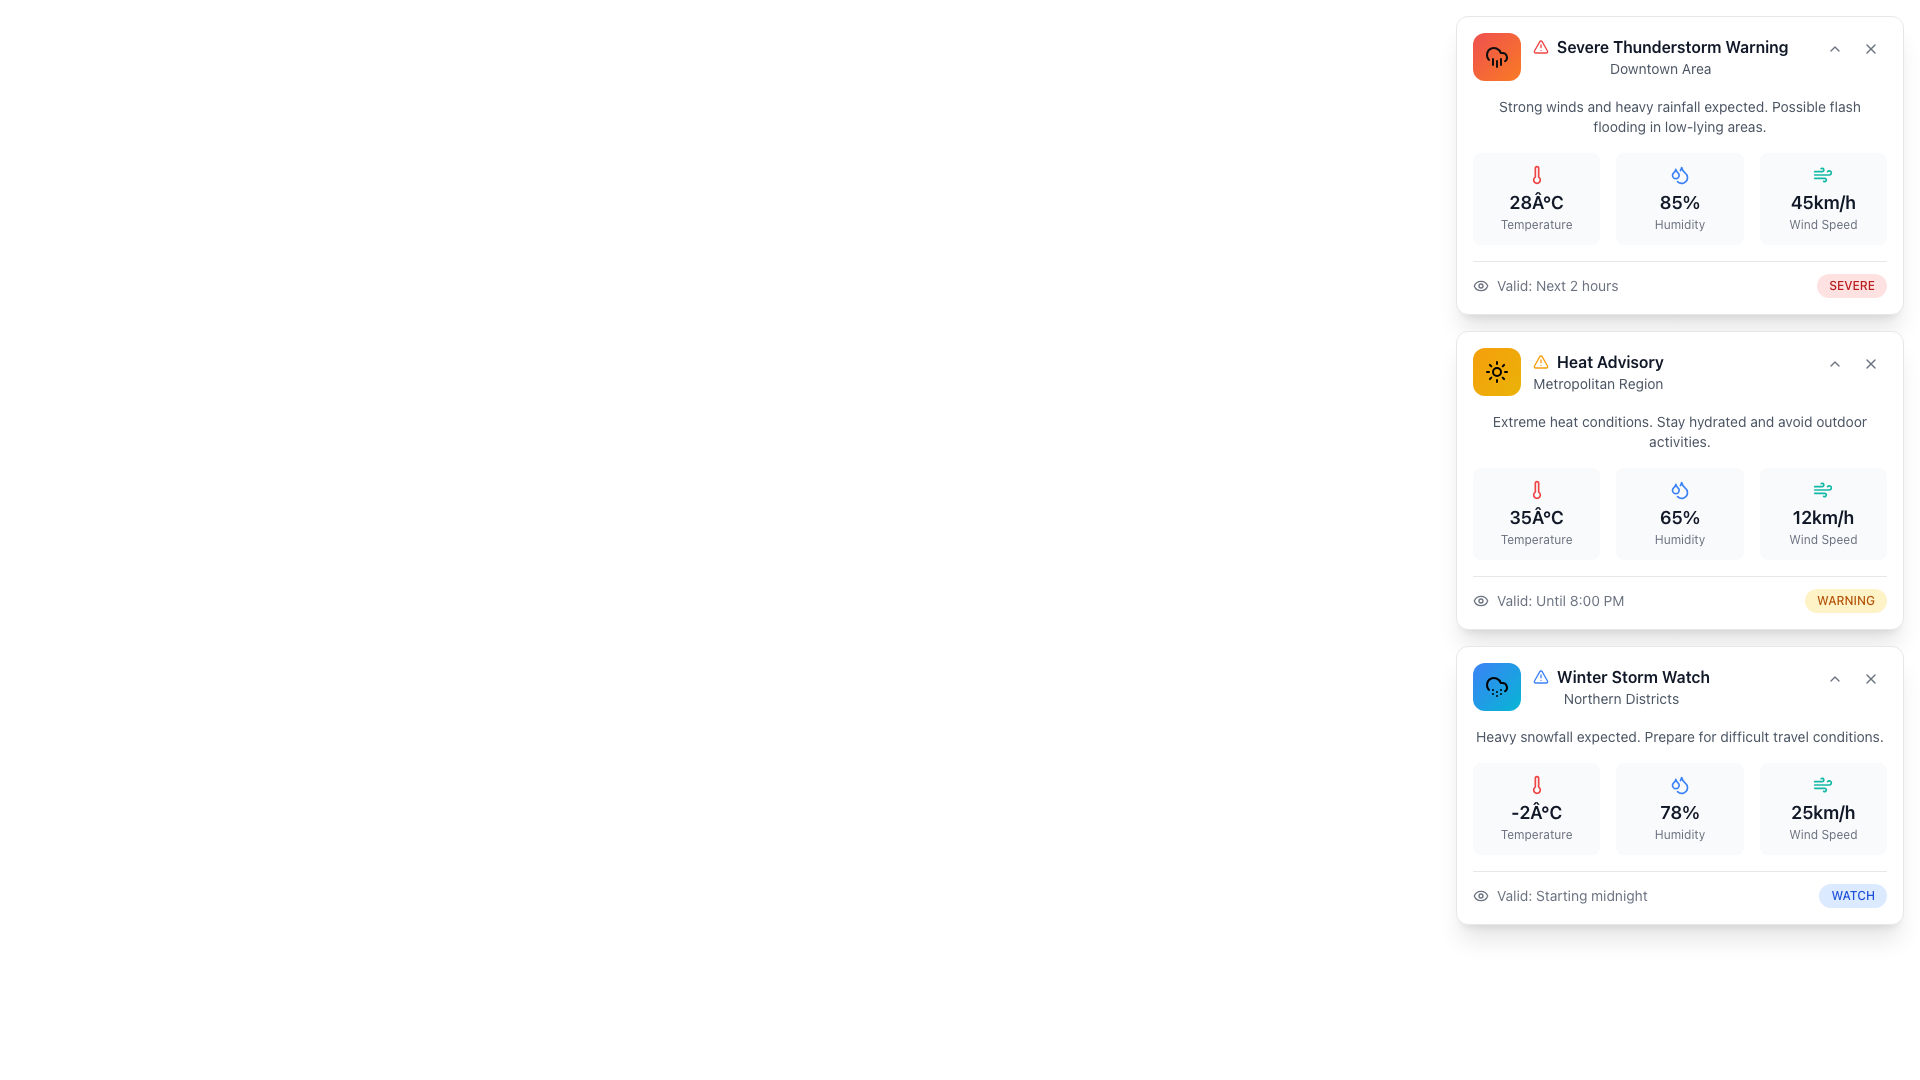 The image size is (1920, 1080). I want to click on the text label for the weather alert, which is located within the third alert card and positioned to the right of the alert icon, so click(1633, 676).